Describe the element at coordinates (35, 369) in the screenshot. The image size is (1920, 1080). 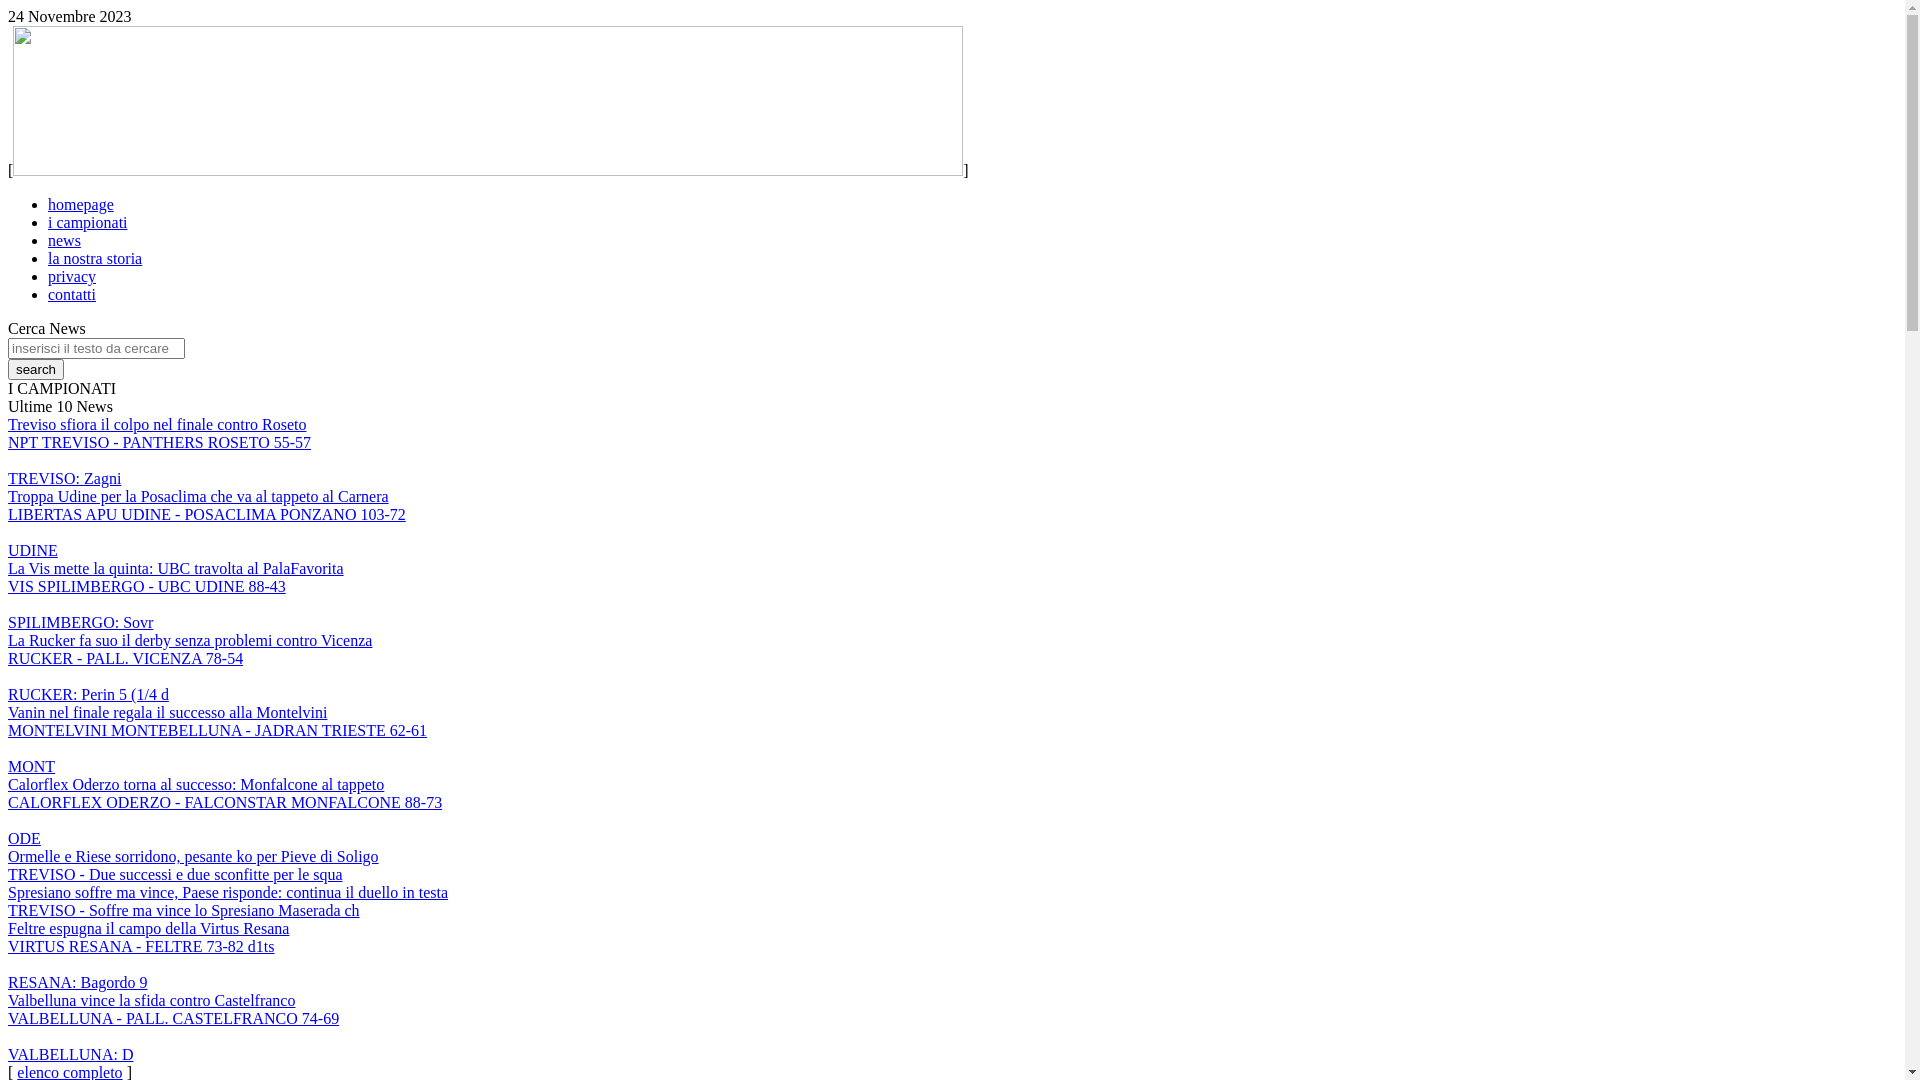
I see `'search'` at that location.